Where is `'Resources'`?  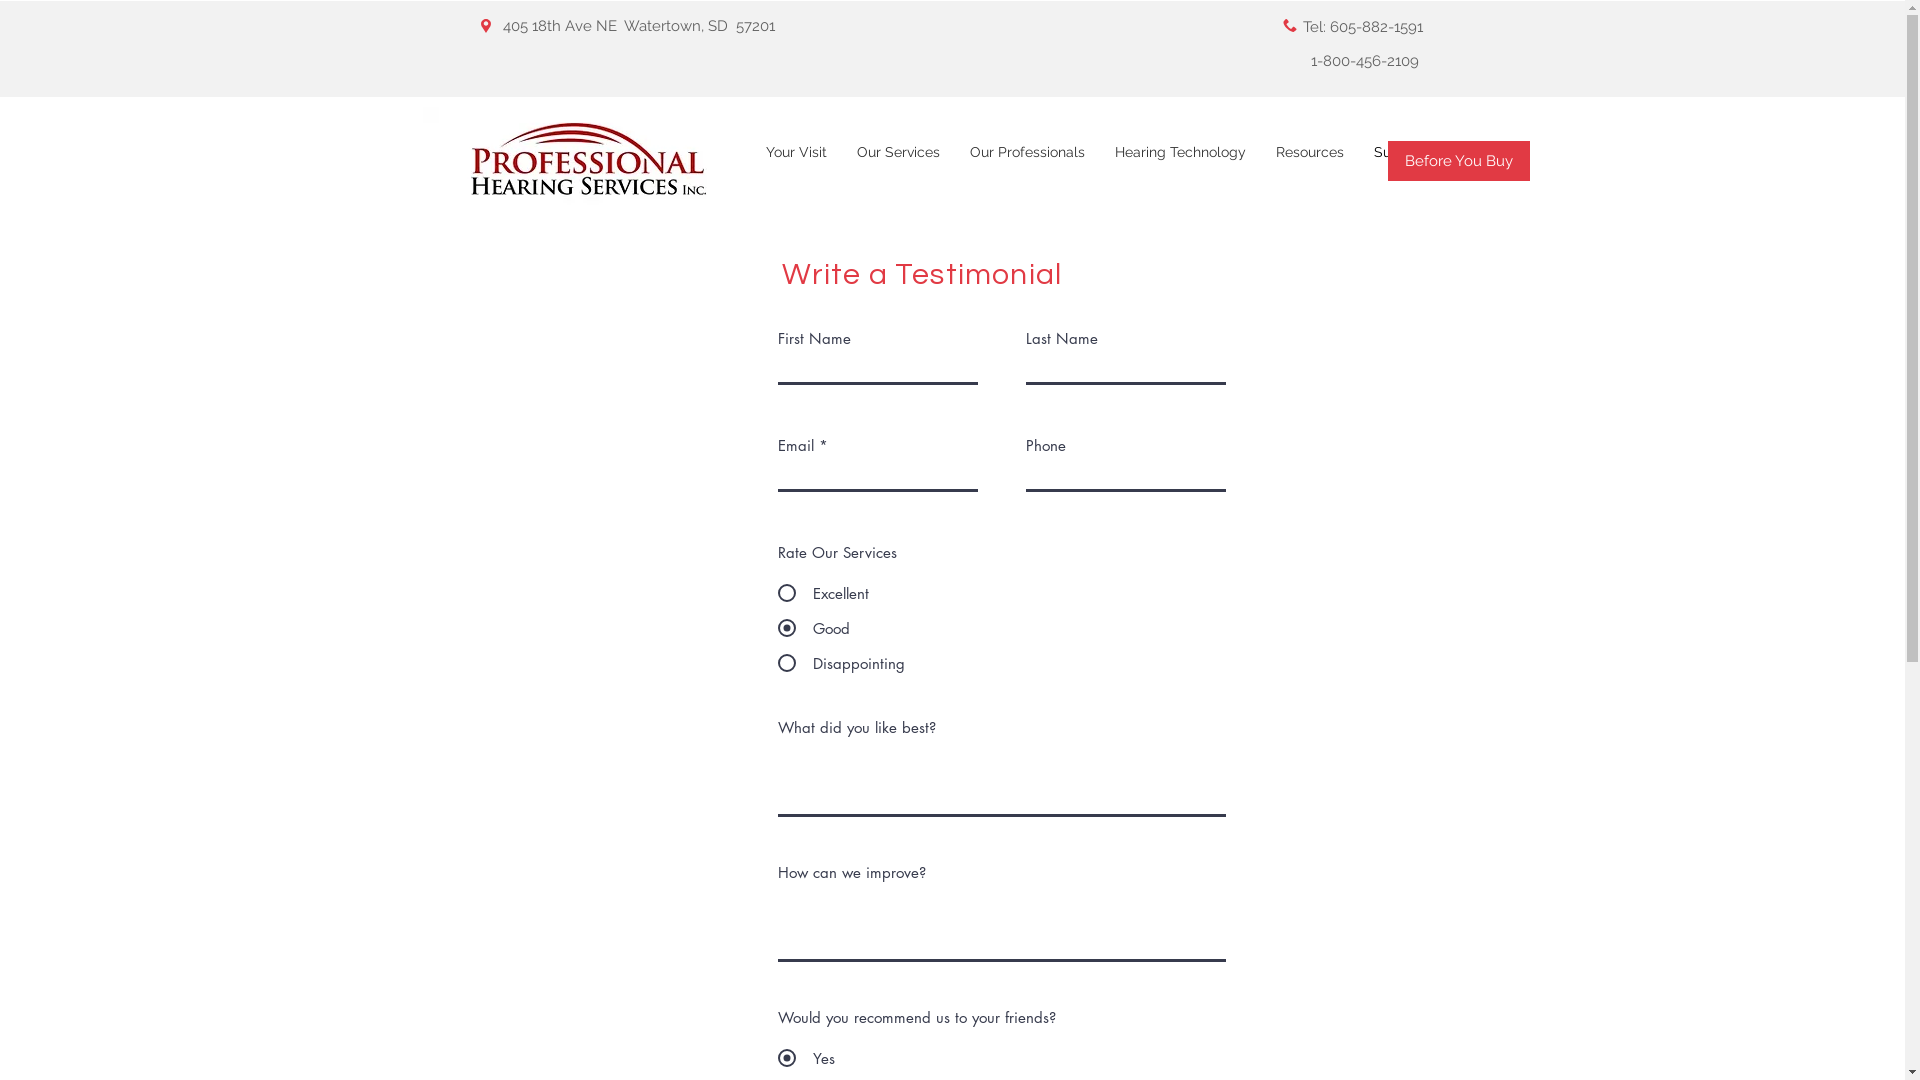
'Resources' is located at coordinates (1309, 160).